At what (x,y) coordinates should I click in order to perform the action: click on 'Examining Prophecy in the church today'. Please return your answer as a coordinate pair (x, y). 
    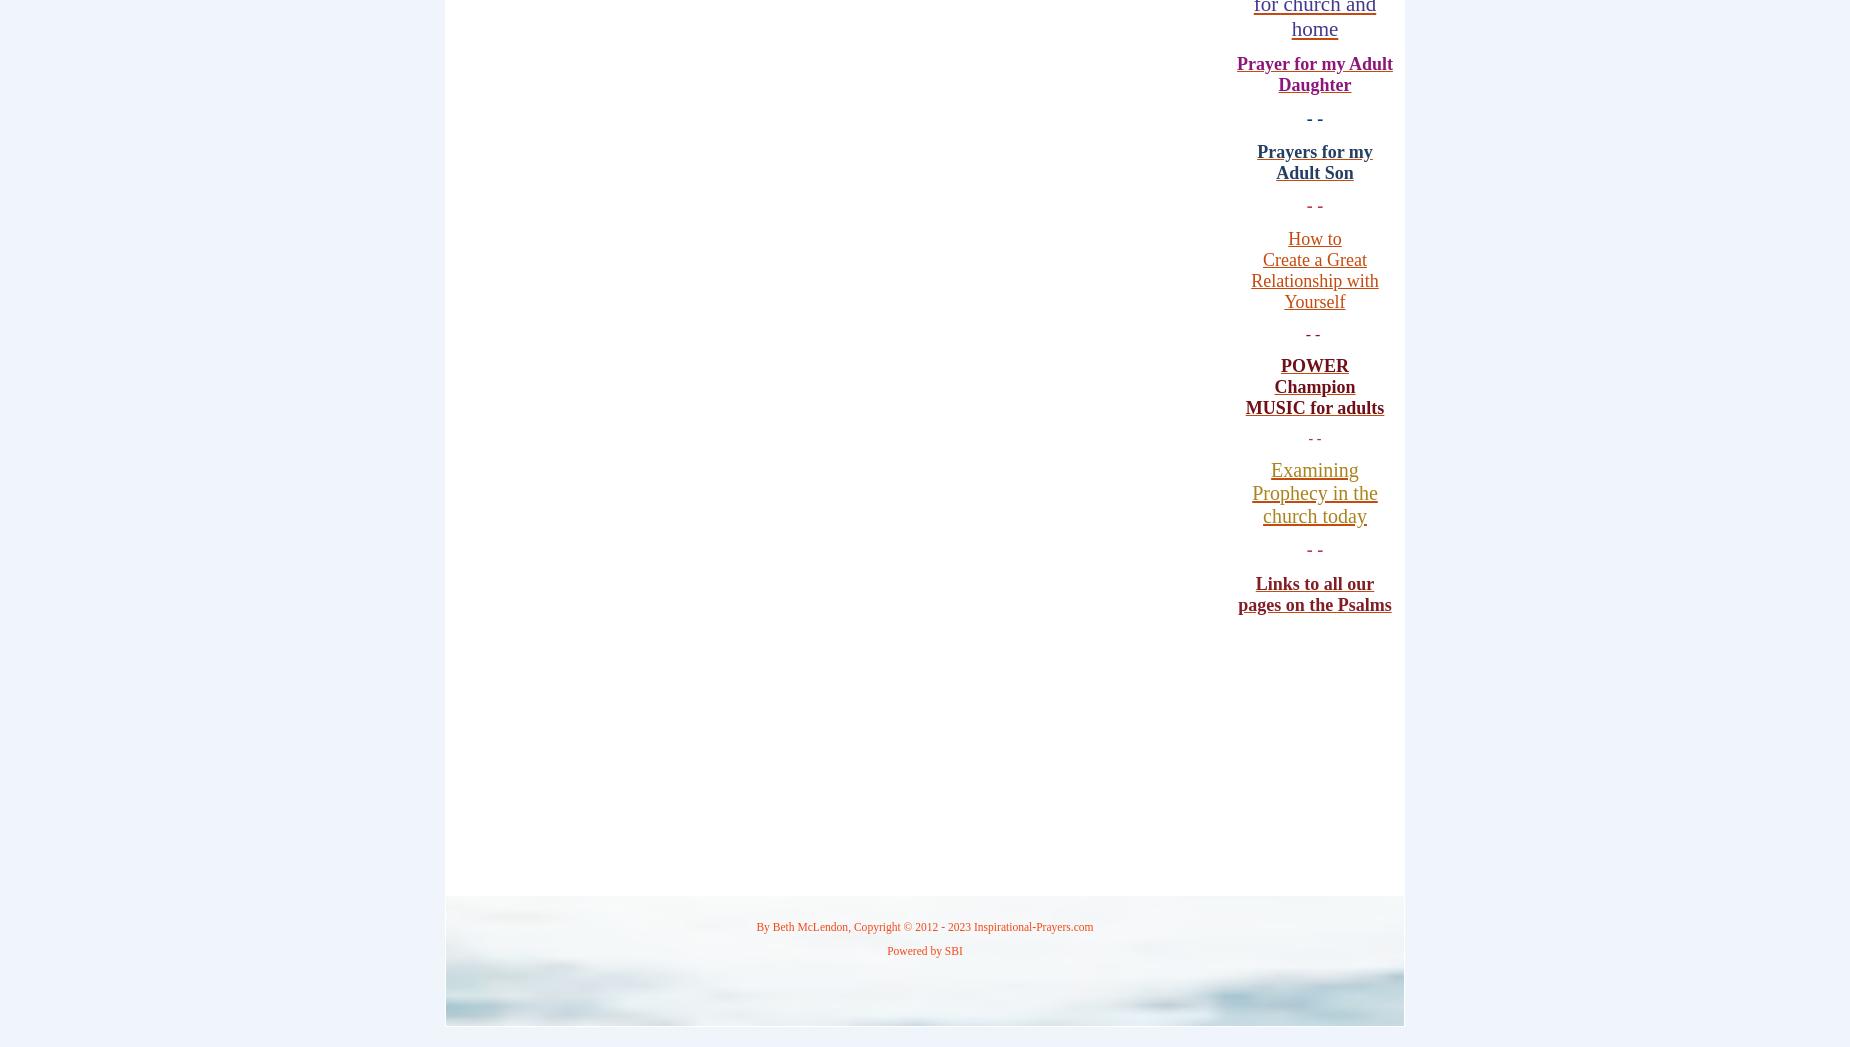
    Looking at the image, I should click on (1313, 492).